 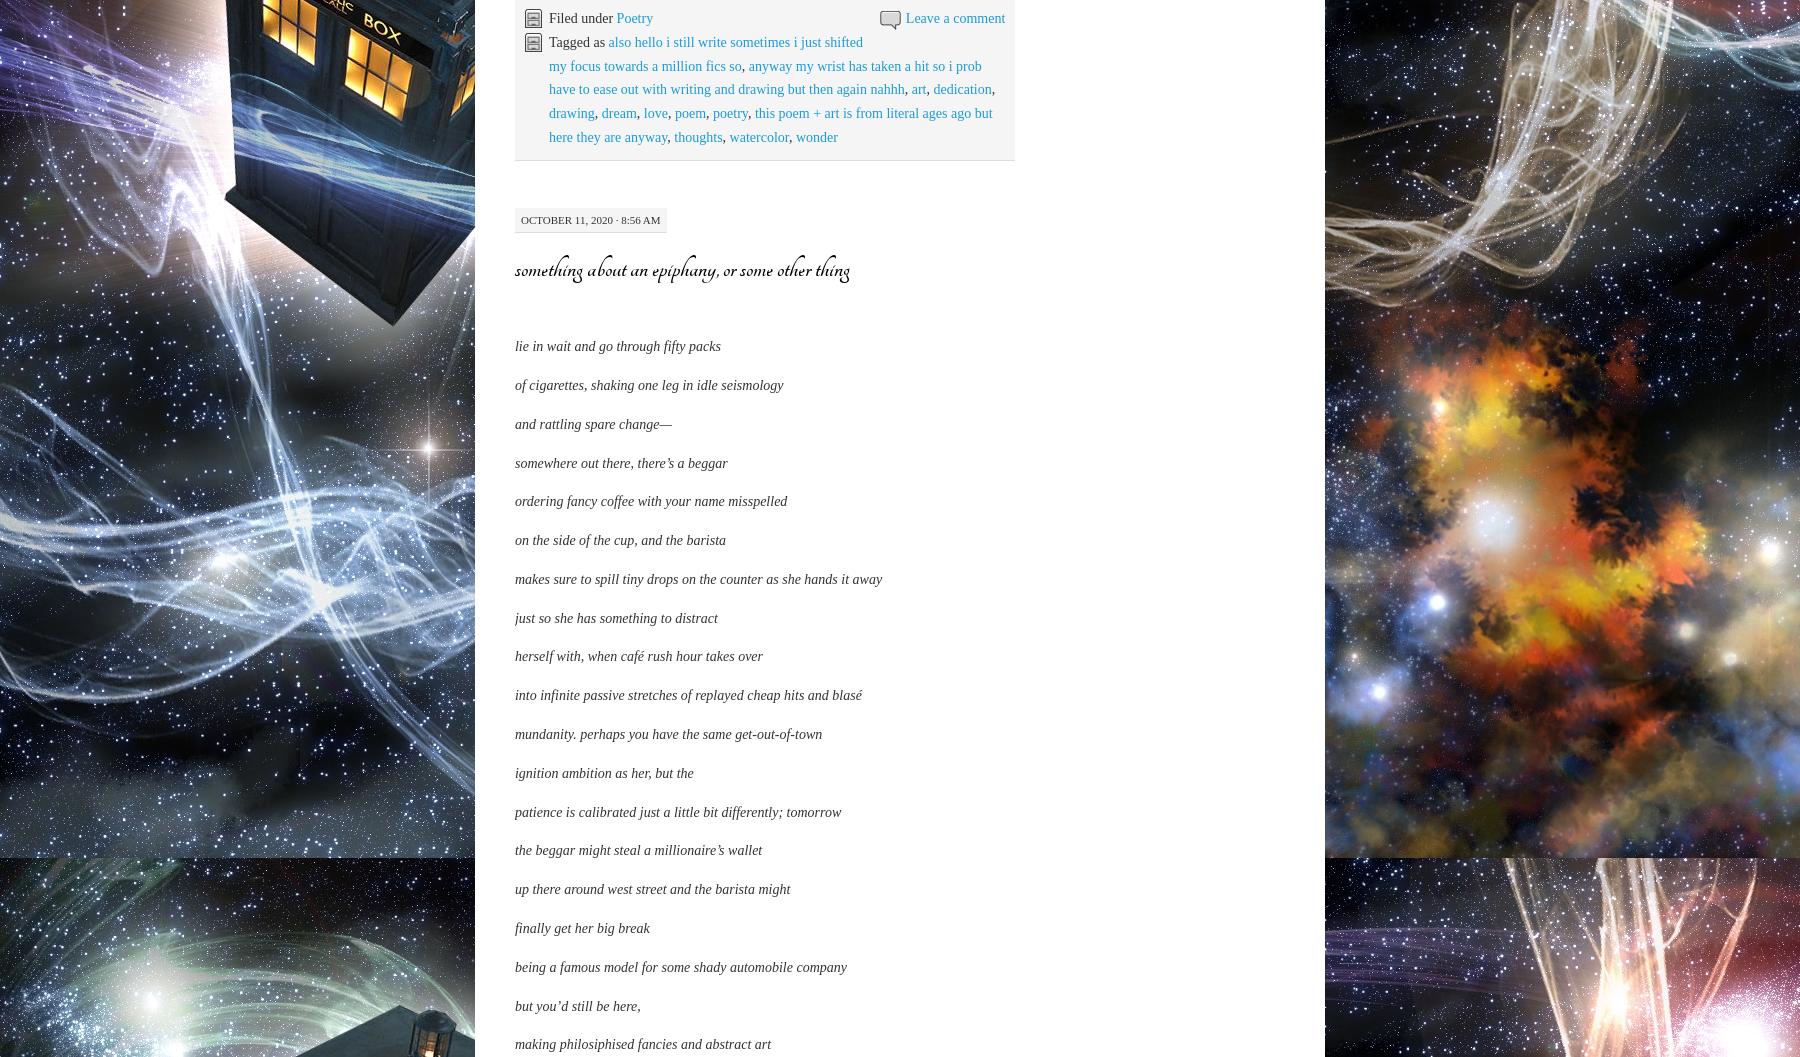 What do you see at coordinates (634, 17) in the screenshot?
I see `'Poetry'` at bounding box center [634, 17].